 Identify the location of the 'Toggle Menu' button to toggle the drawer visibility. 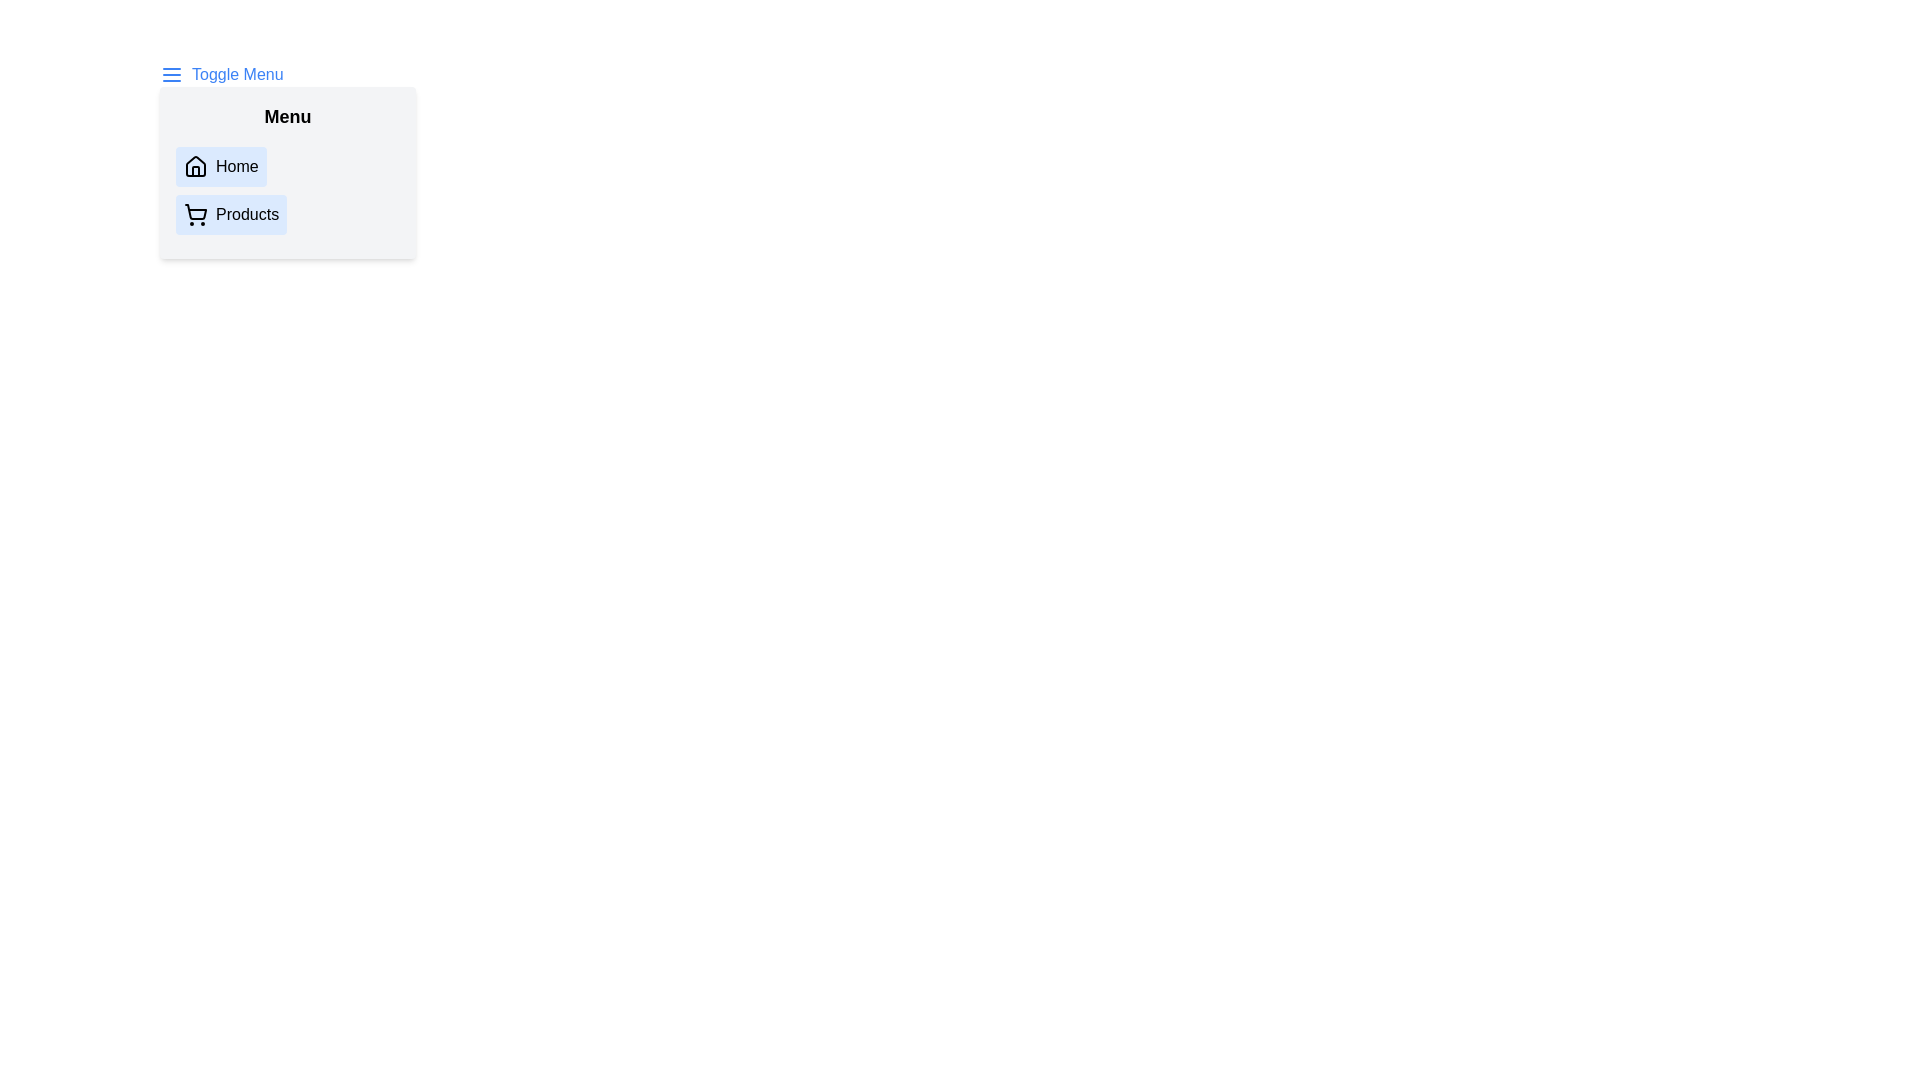
(220, 73).